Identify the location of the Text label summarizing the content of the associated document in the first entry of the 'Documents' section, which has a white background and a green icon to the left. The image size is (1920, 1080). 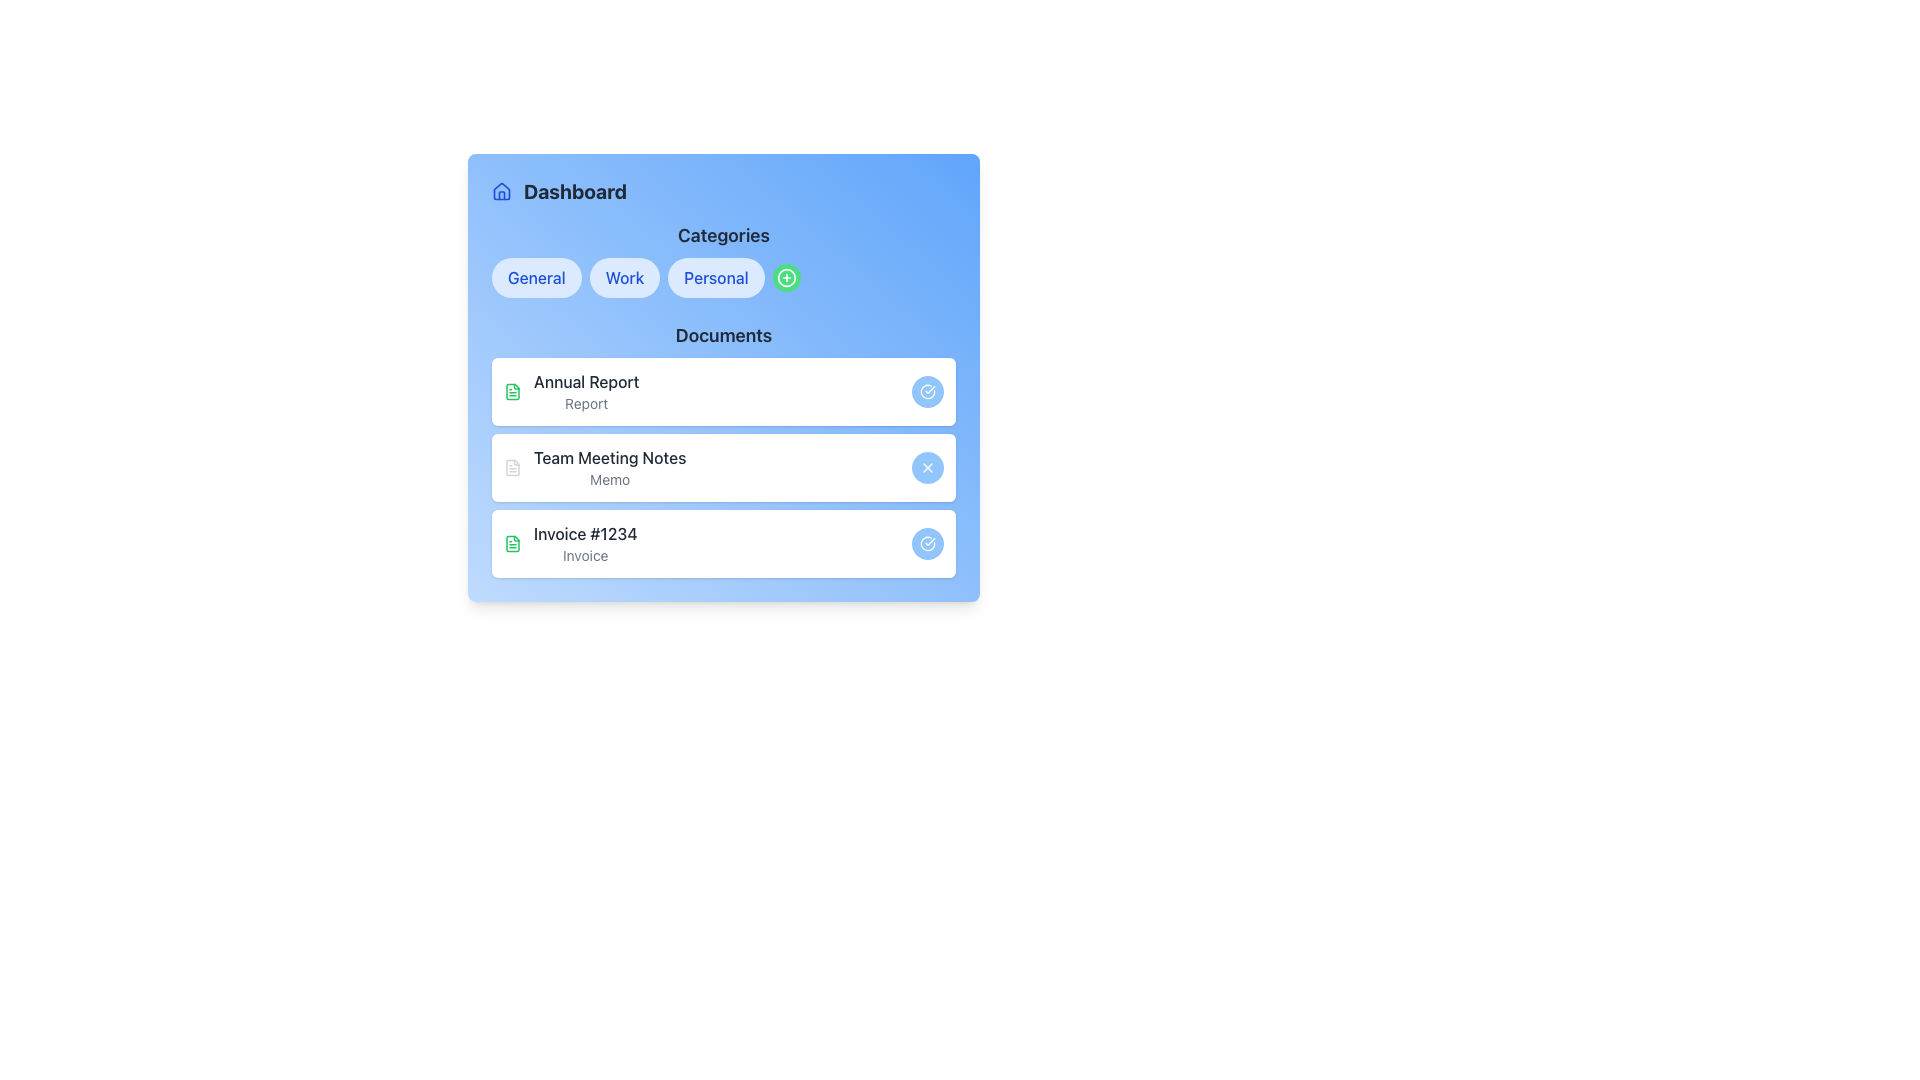
(585, 392).